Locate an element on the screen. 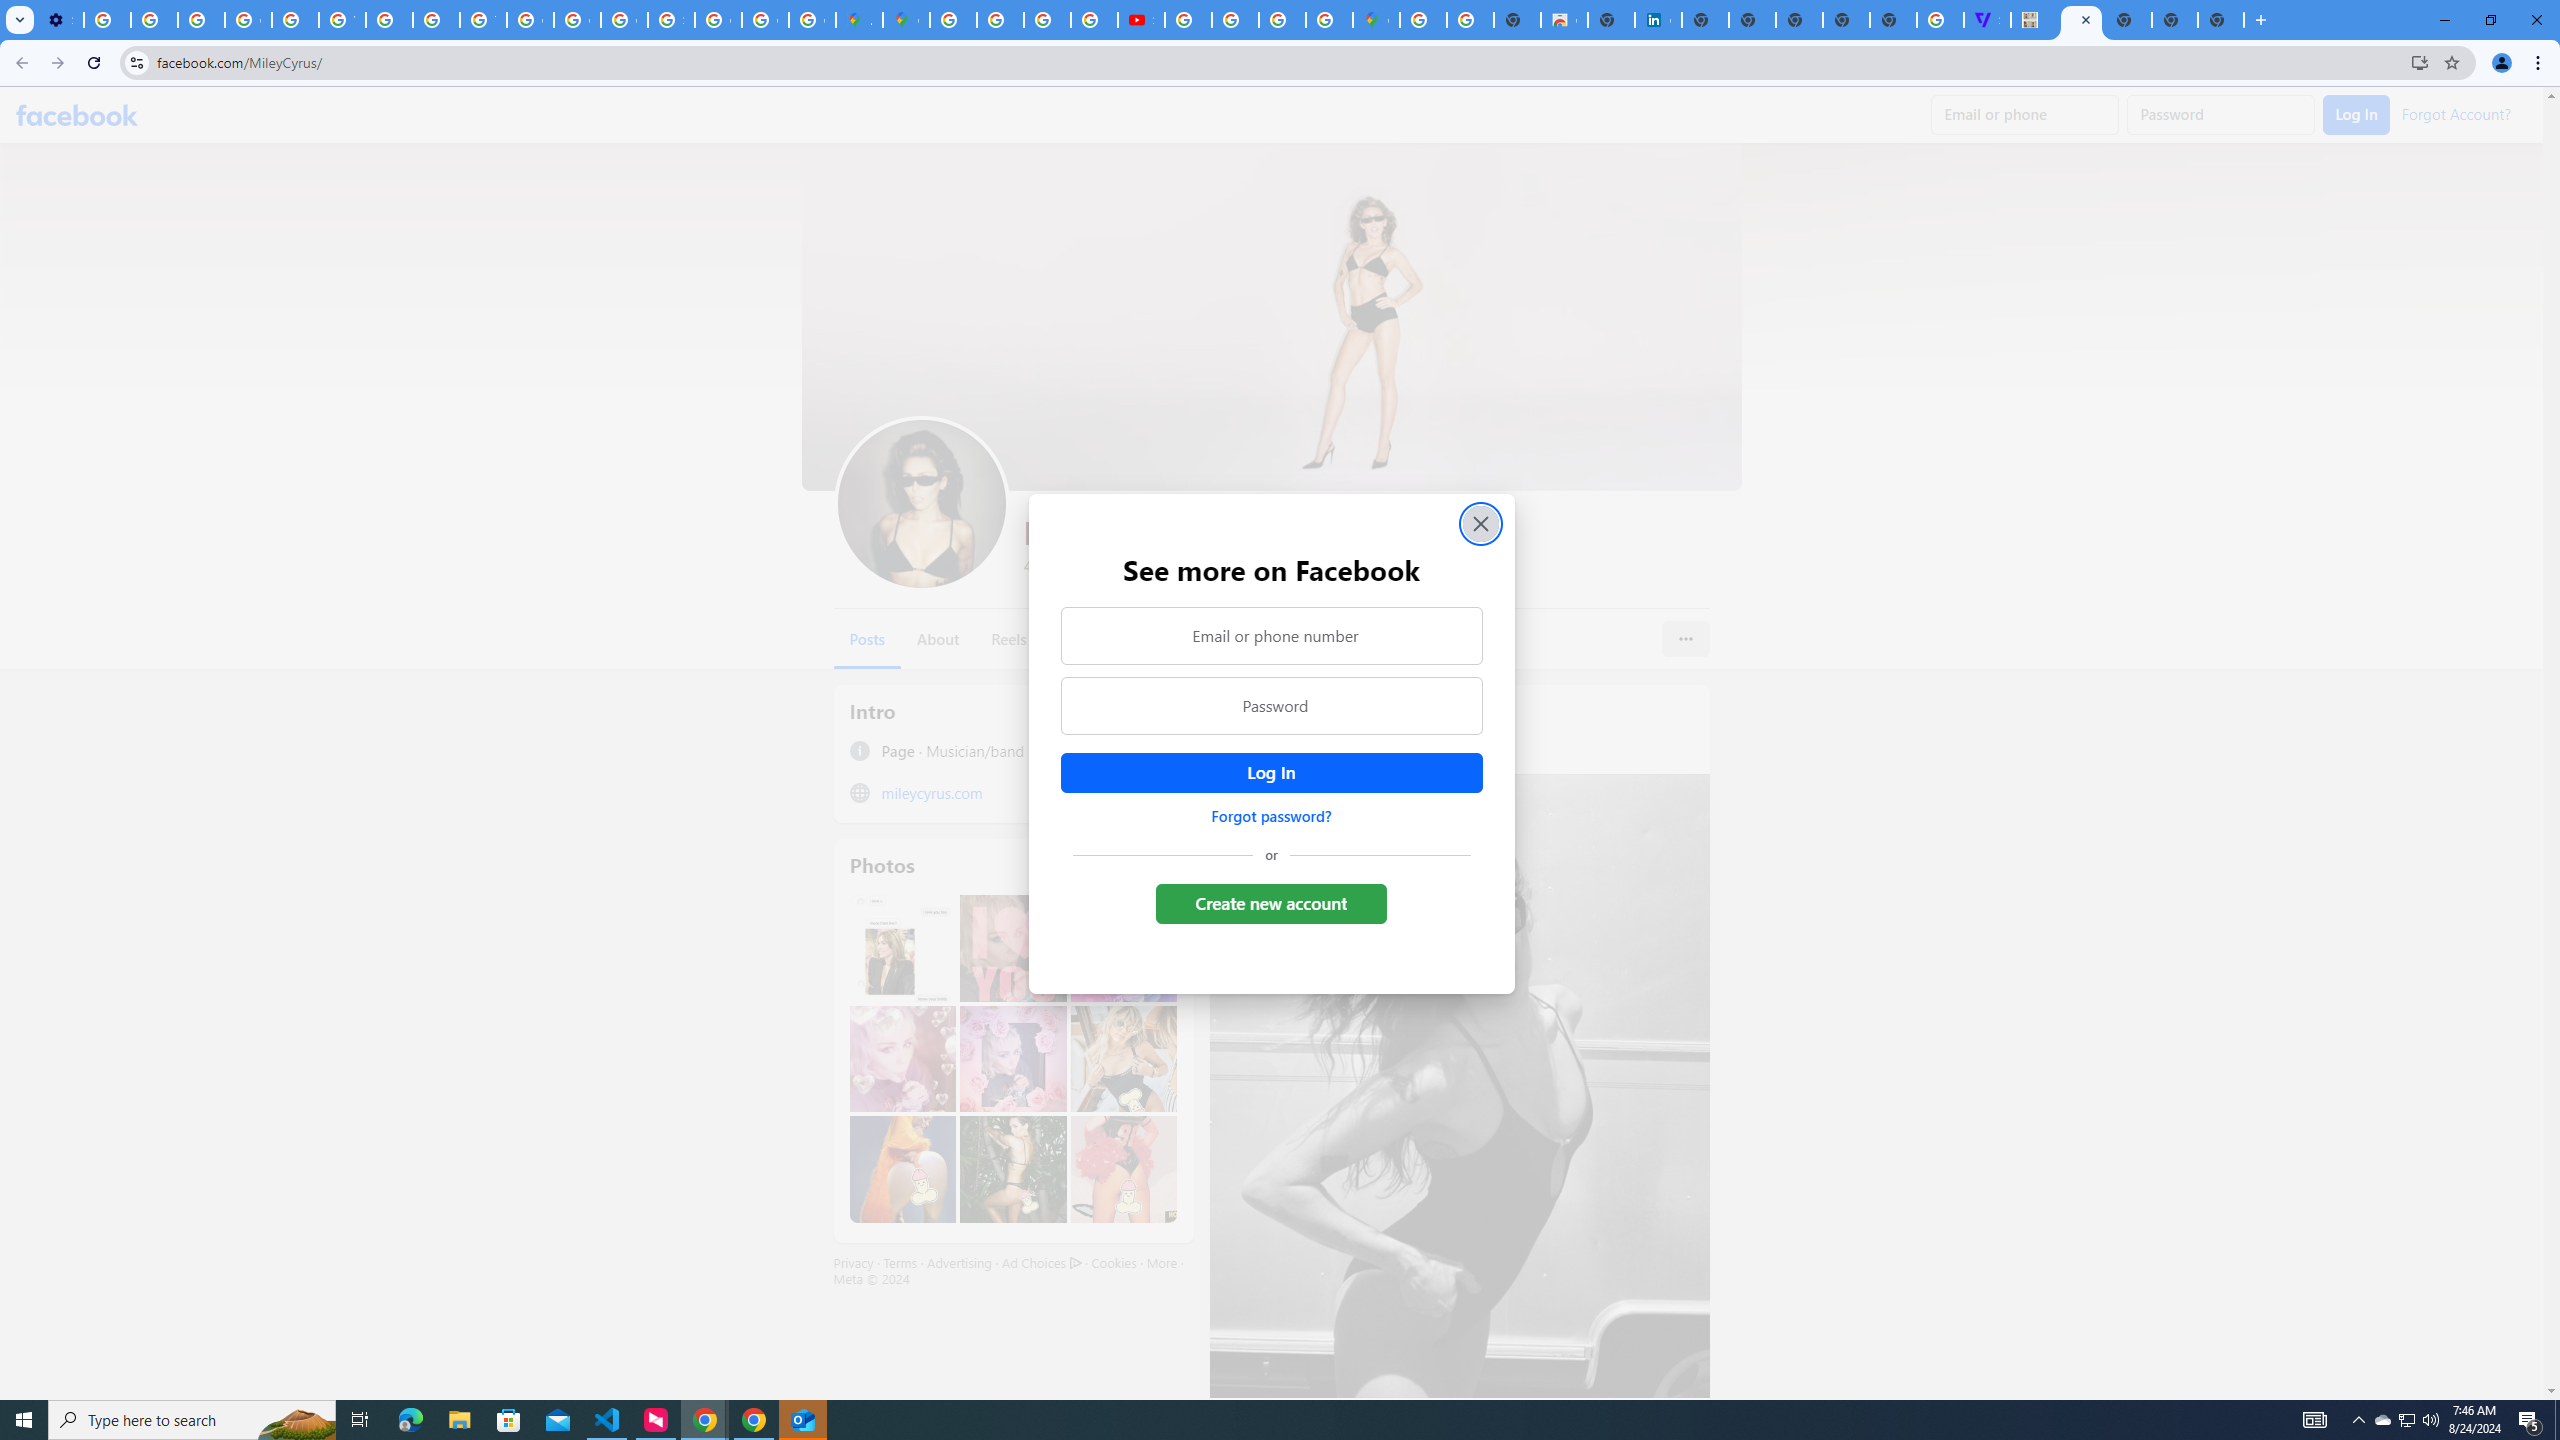 The image size is (2560, 1440). 'Forgot Account?' is located at coordinates (2455, 112).